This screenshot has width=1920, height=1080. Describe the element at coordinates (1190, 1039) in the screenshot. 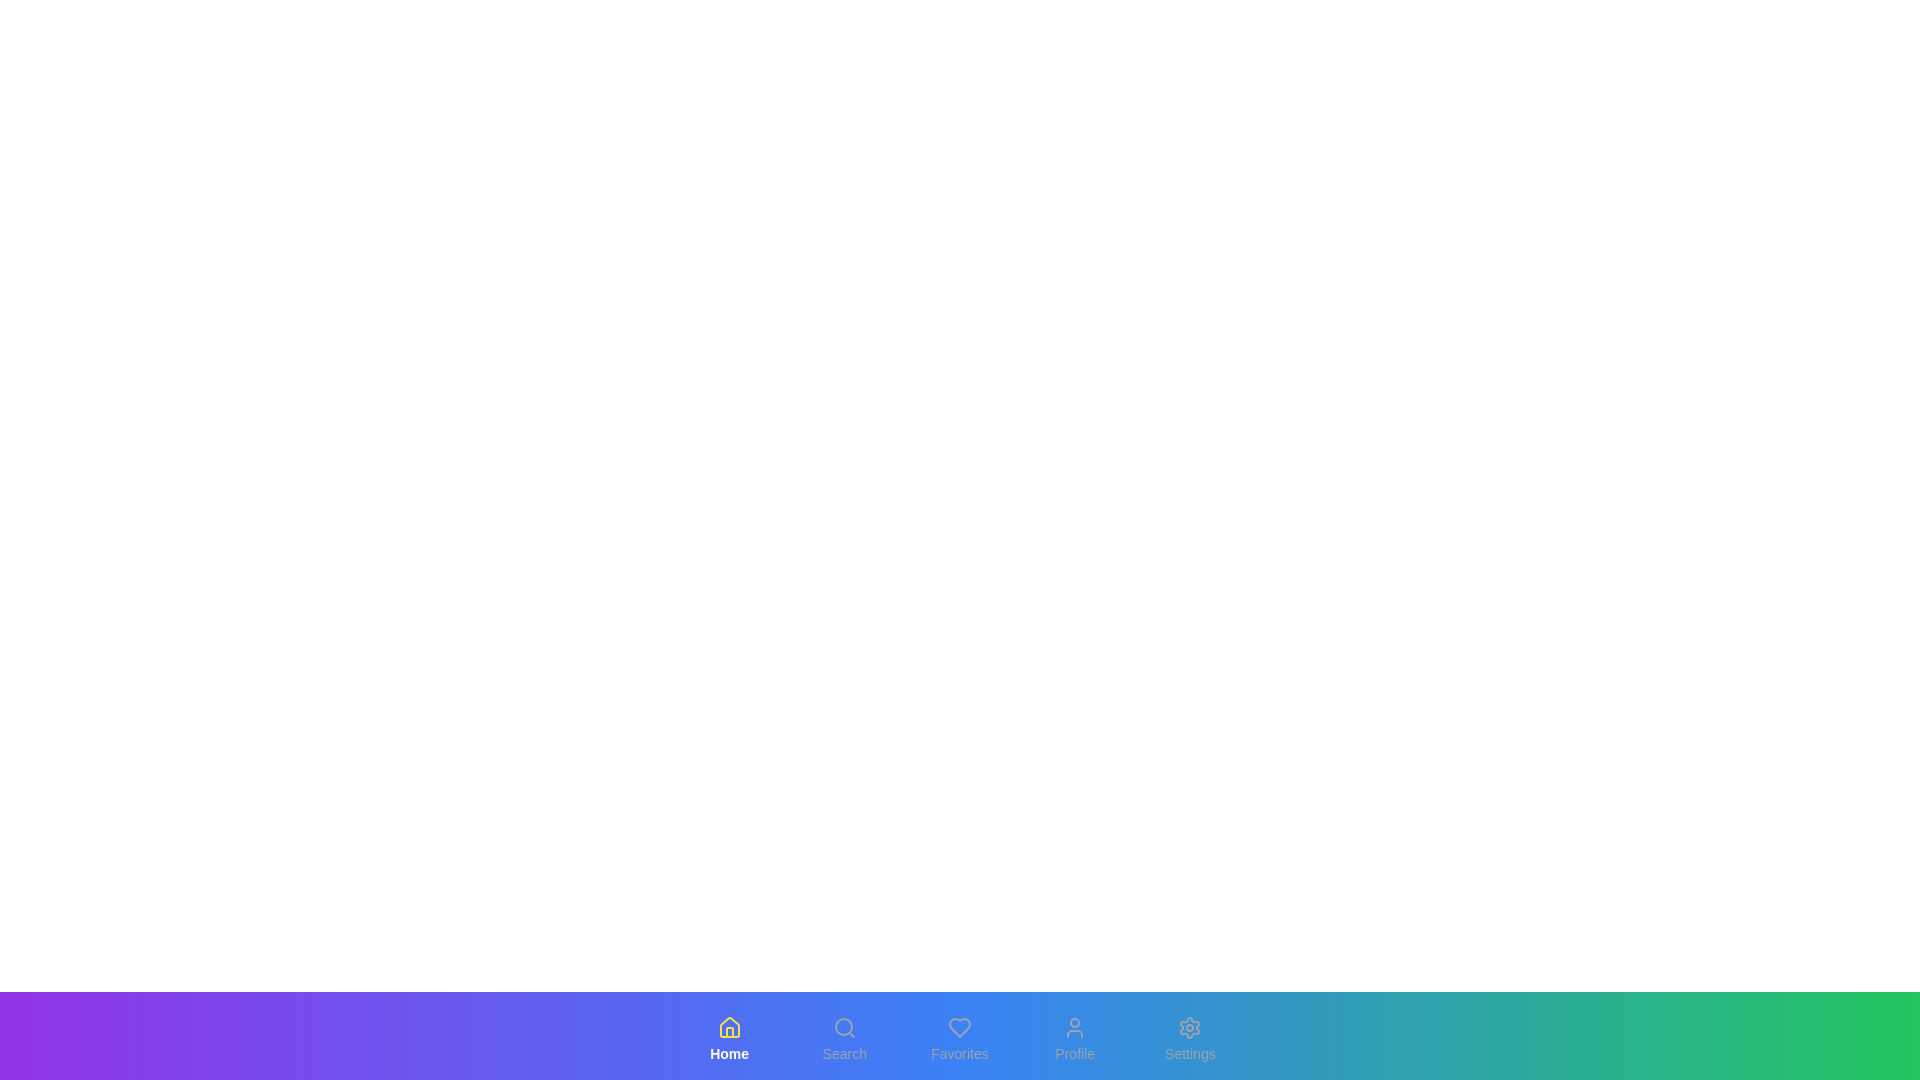

I see `the button labeled Settings` at that location.